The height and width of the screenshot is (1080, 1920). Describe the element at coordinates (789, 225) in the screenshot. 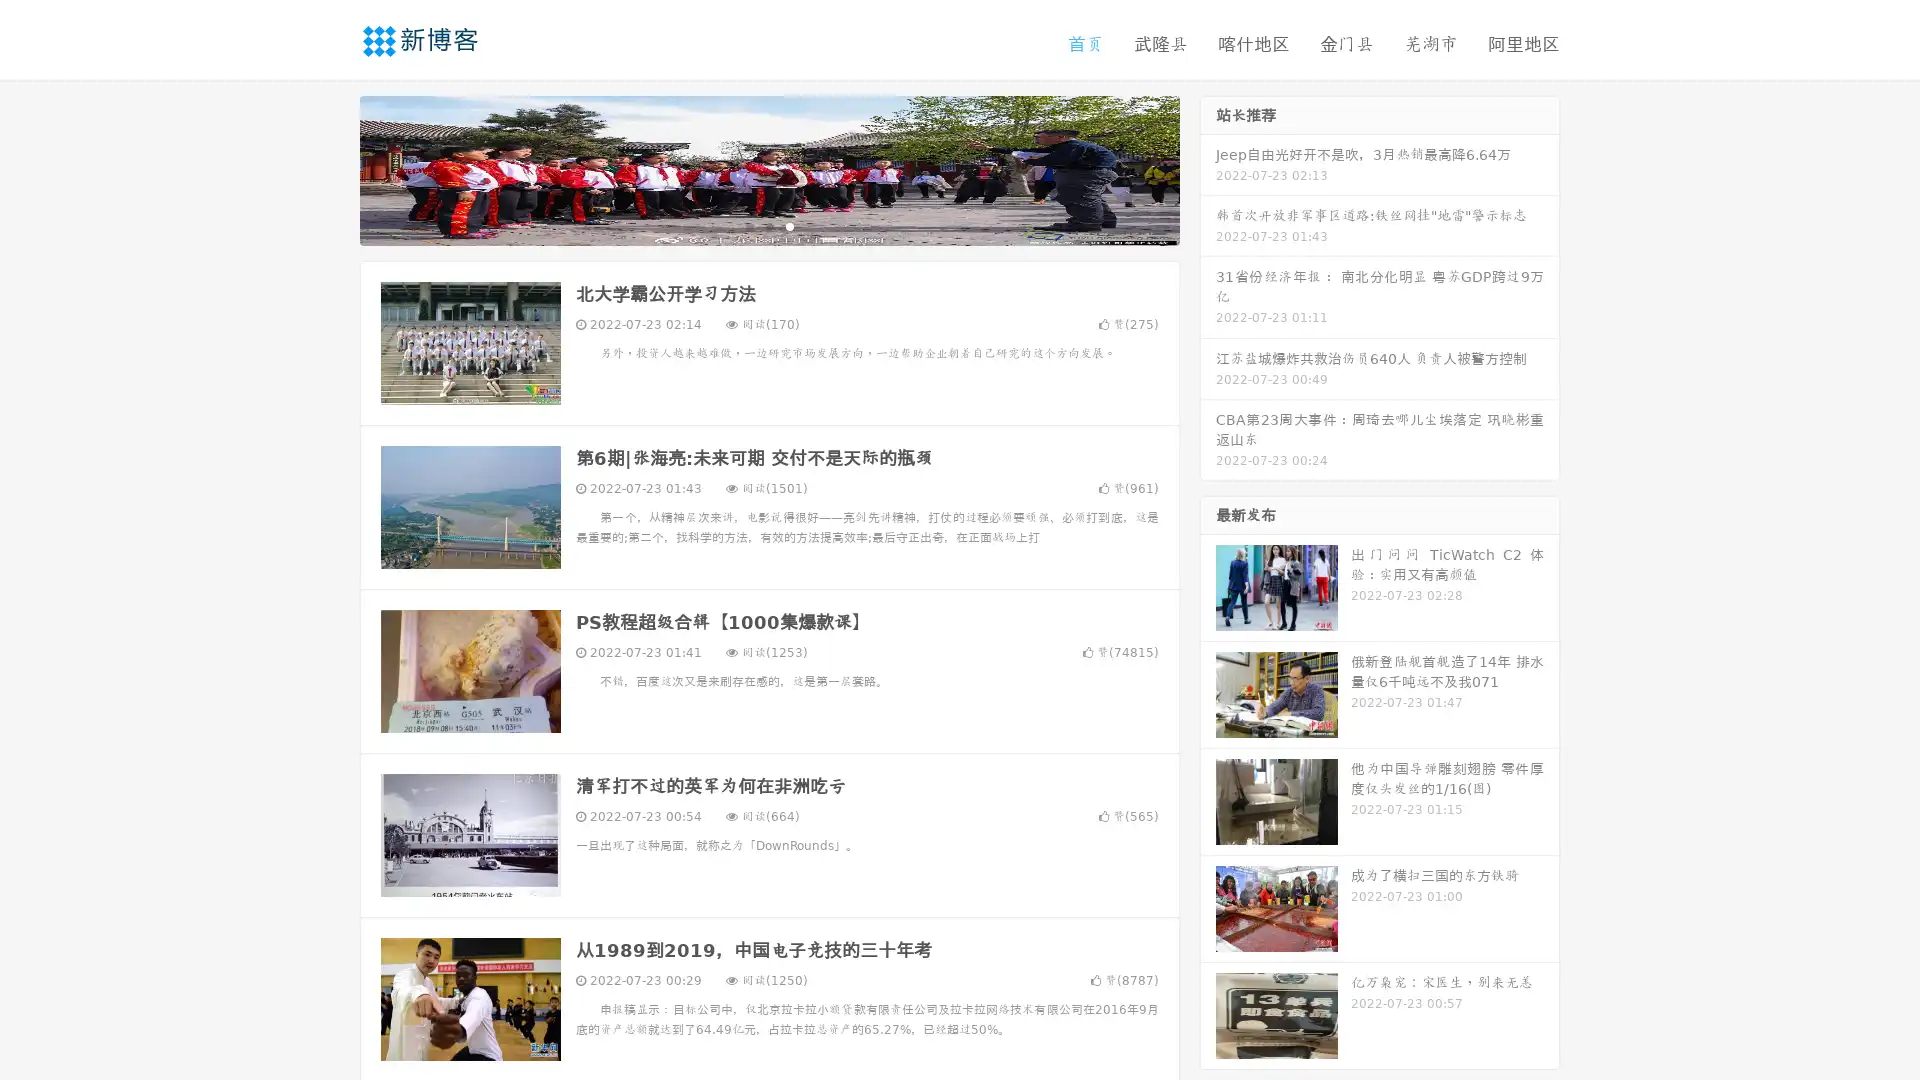

I see `Go to slide 3` at that location.